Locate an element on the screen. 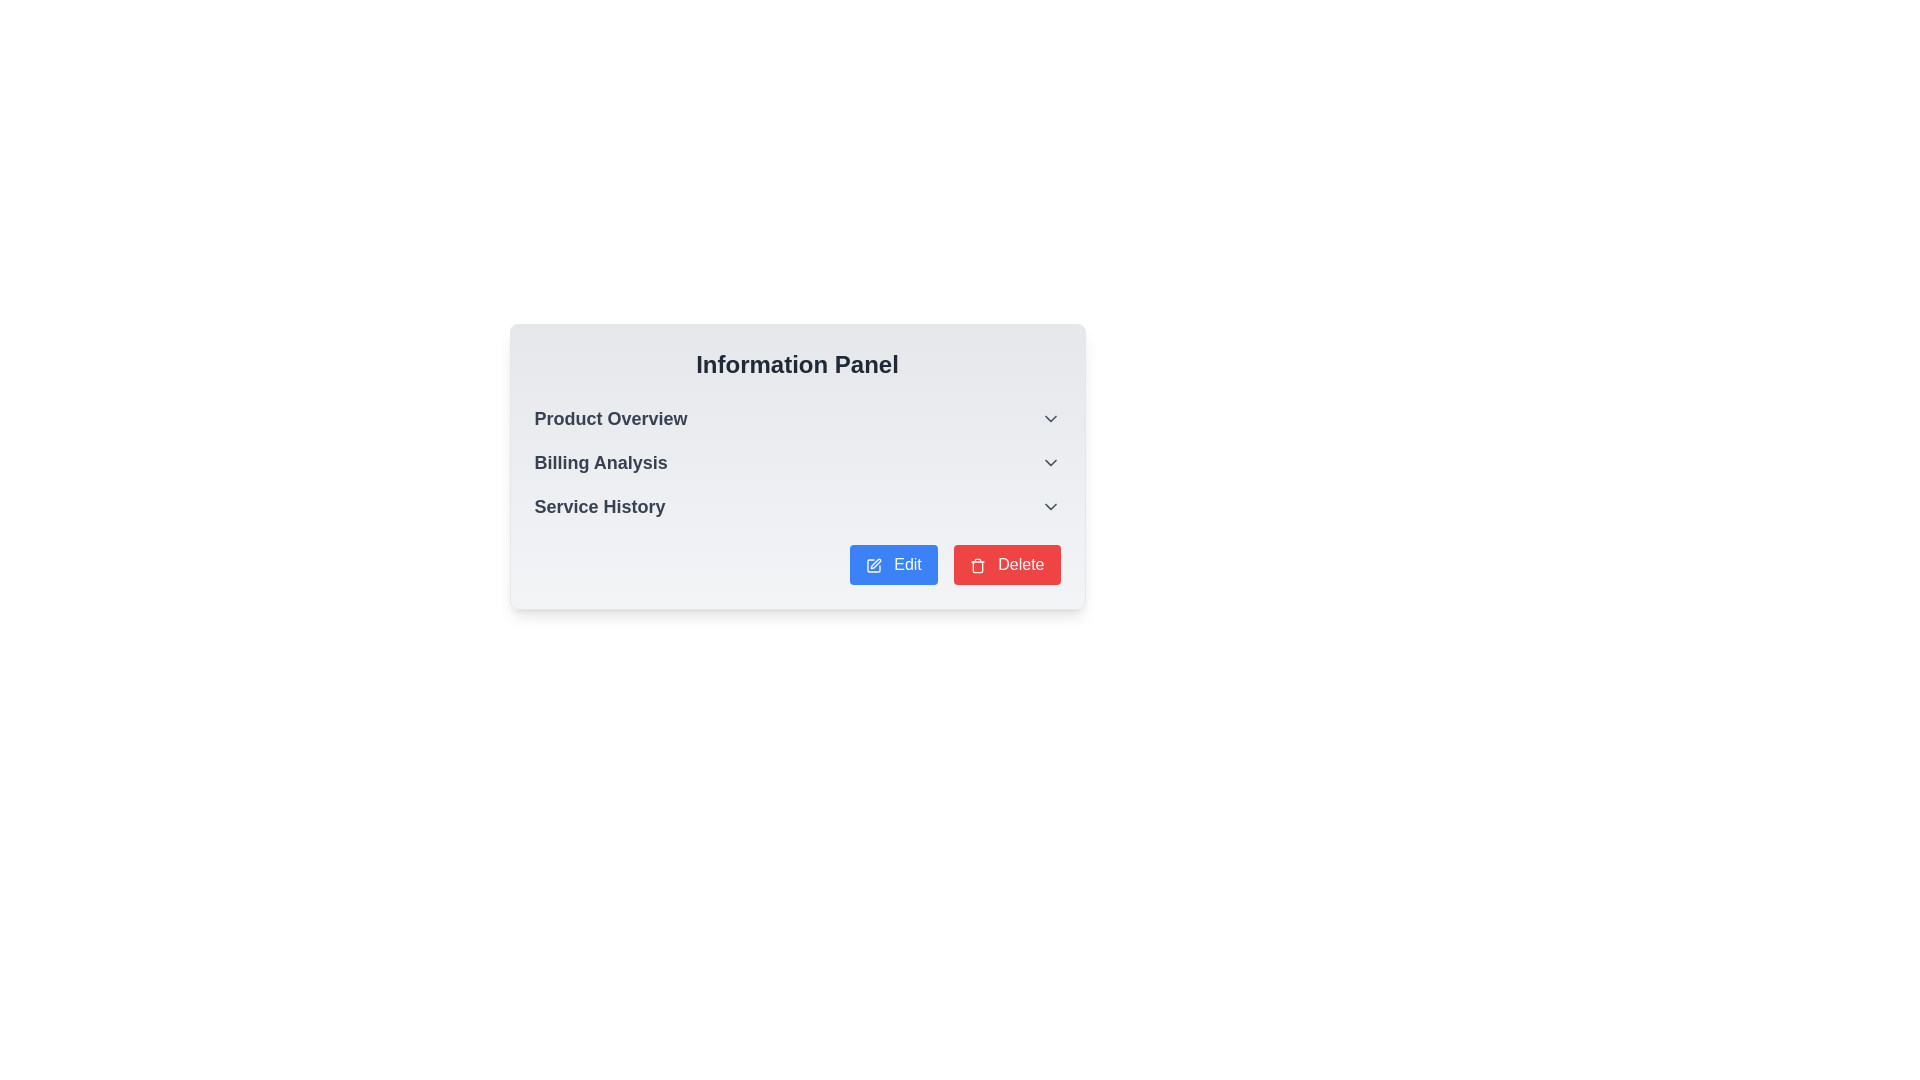  the 'Information Panel' header, which is a large, bold text element in dark gray at the top of the light gray panel is located at coordinates (796, 365).